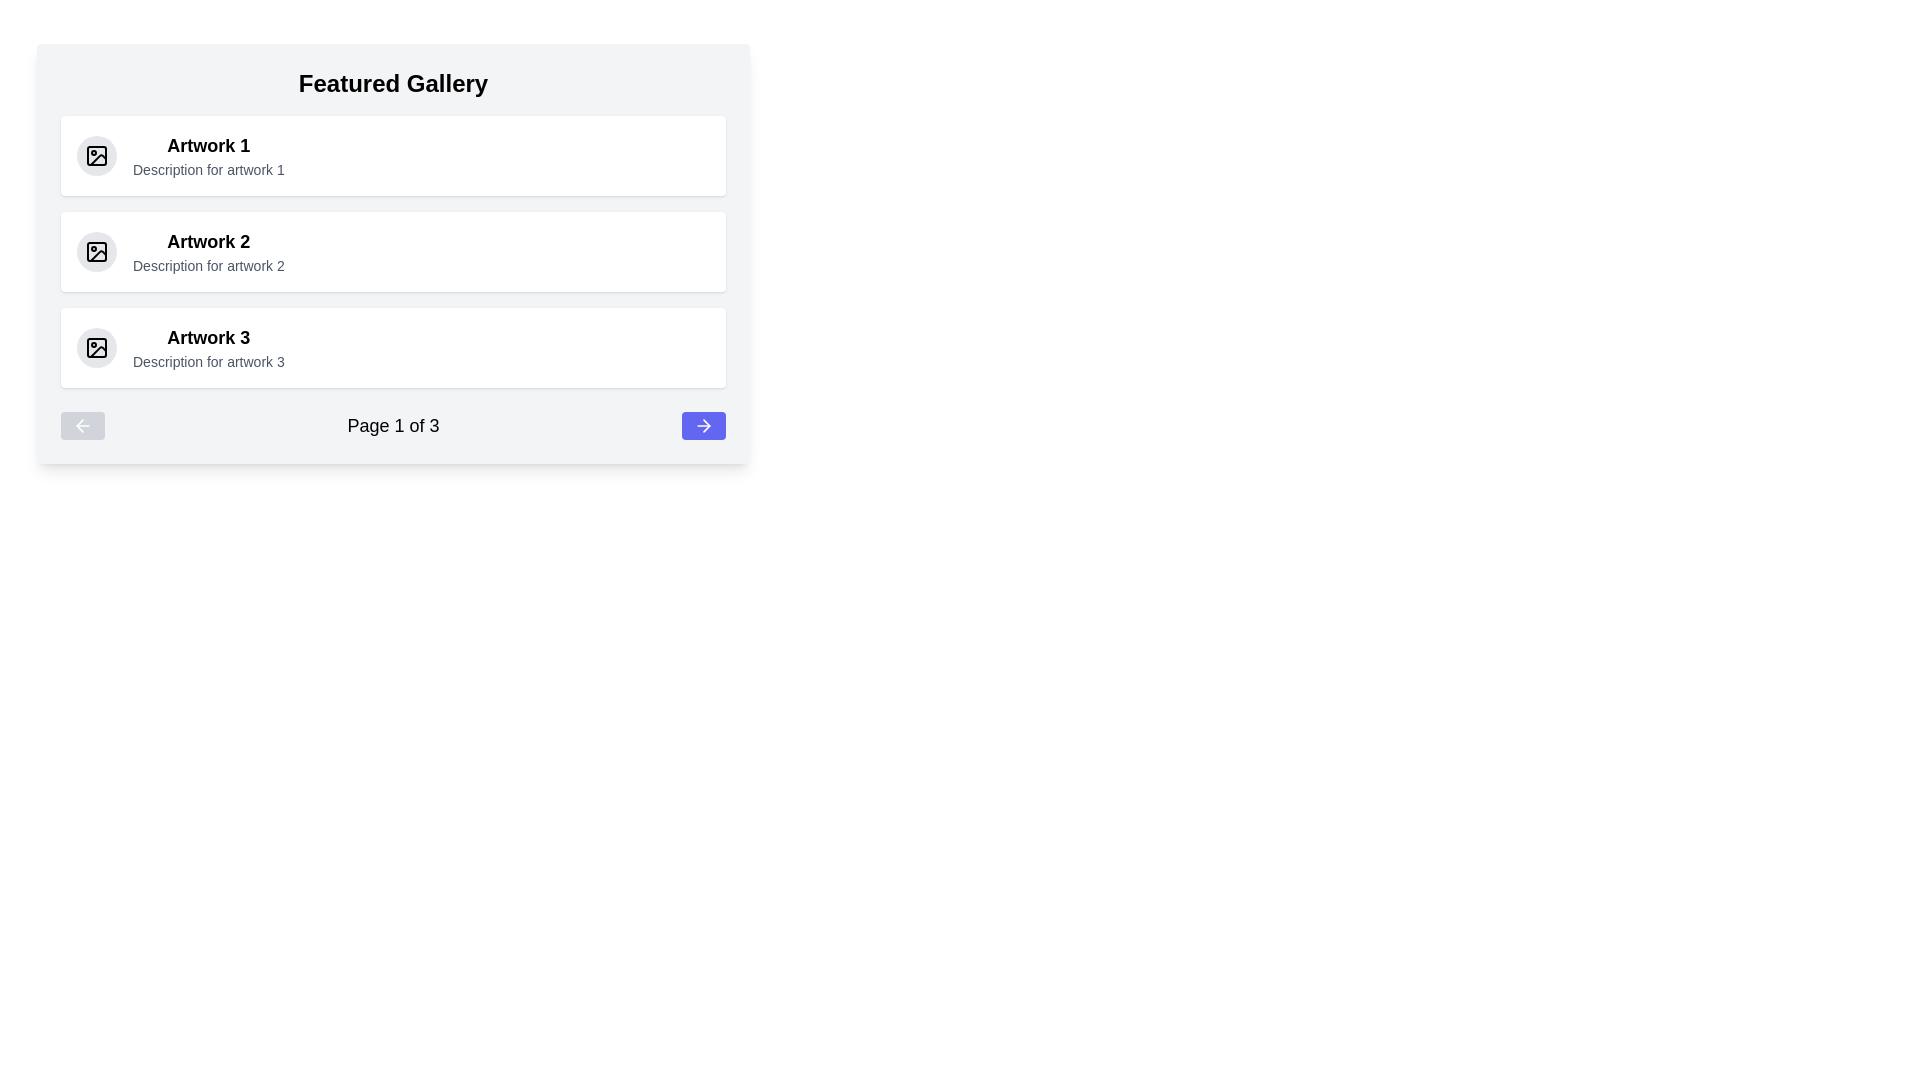 The height and width of the screenshot is (1080, 1920). I want to click on the circular Icon Button with a gray background featuring a mountain and sun icon located in the top-left corner of the third artwork card in the gallery, so click(95, 346).